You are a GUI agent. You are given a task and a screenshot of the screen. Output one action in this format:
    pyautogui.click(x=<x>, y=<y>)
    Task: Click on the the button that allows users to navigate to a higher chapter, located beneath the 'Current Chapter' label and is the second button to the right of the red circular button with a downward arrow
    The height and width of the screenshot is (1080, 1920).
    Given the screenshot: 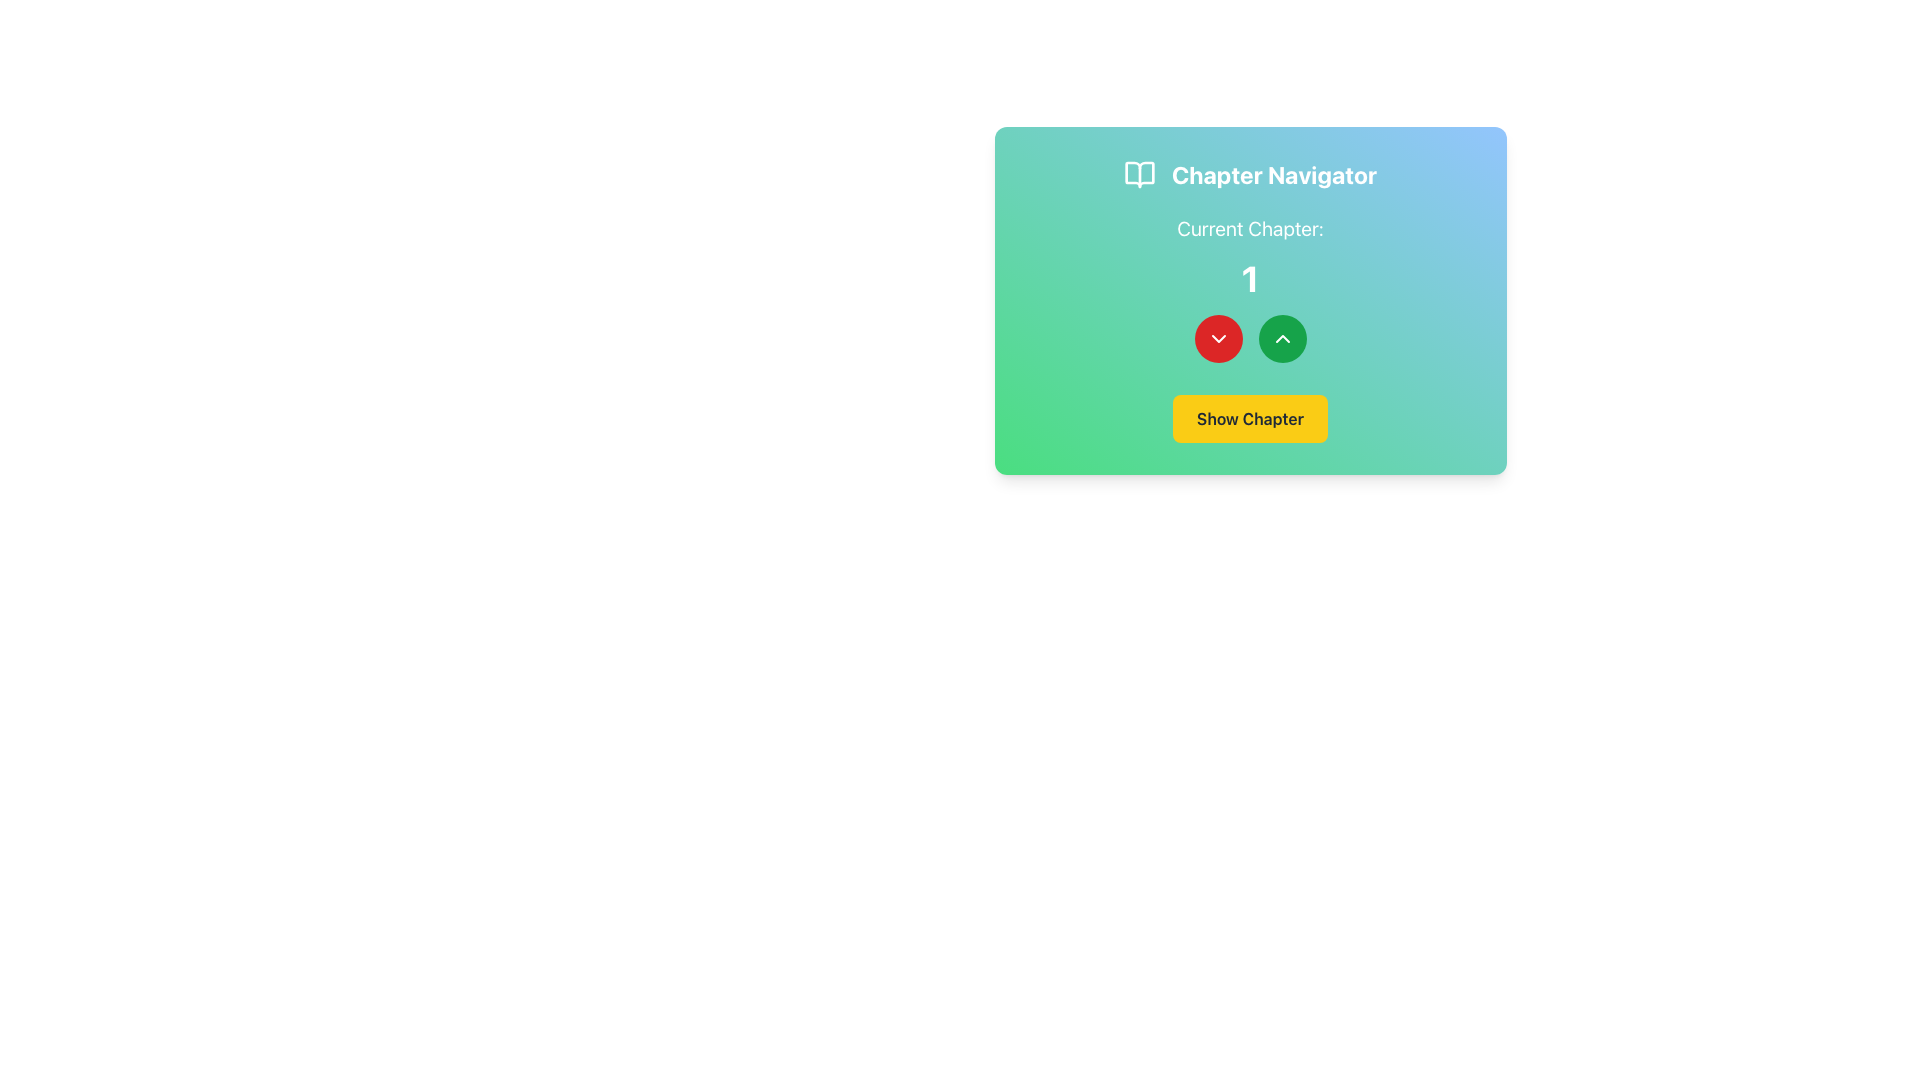 What is the action you would take?
    pyautogui.click(x=1282, y=338)
    